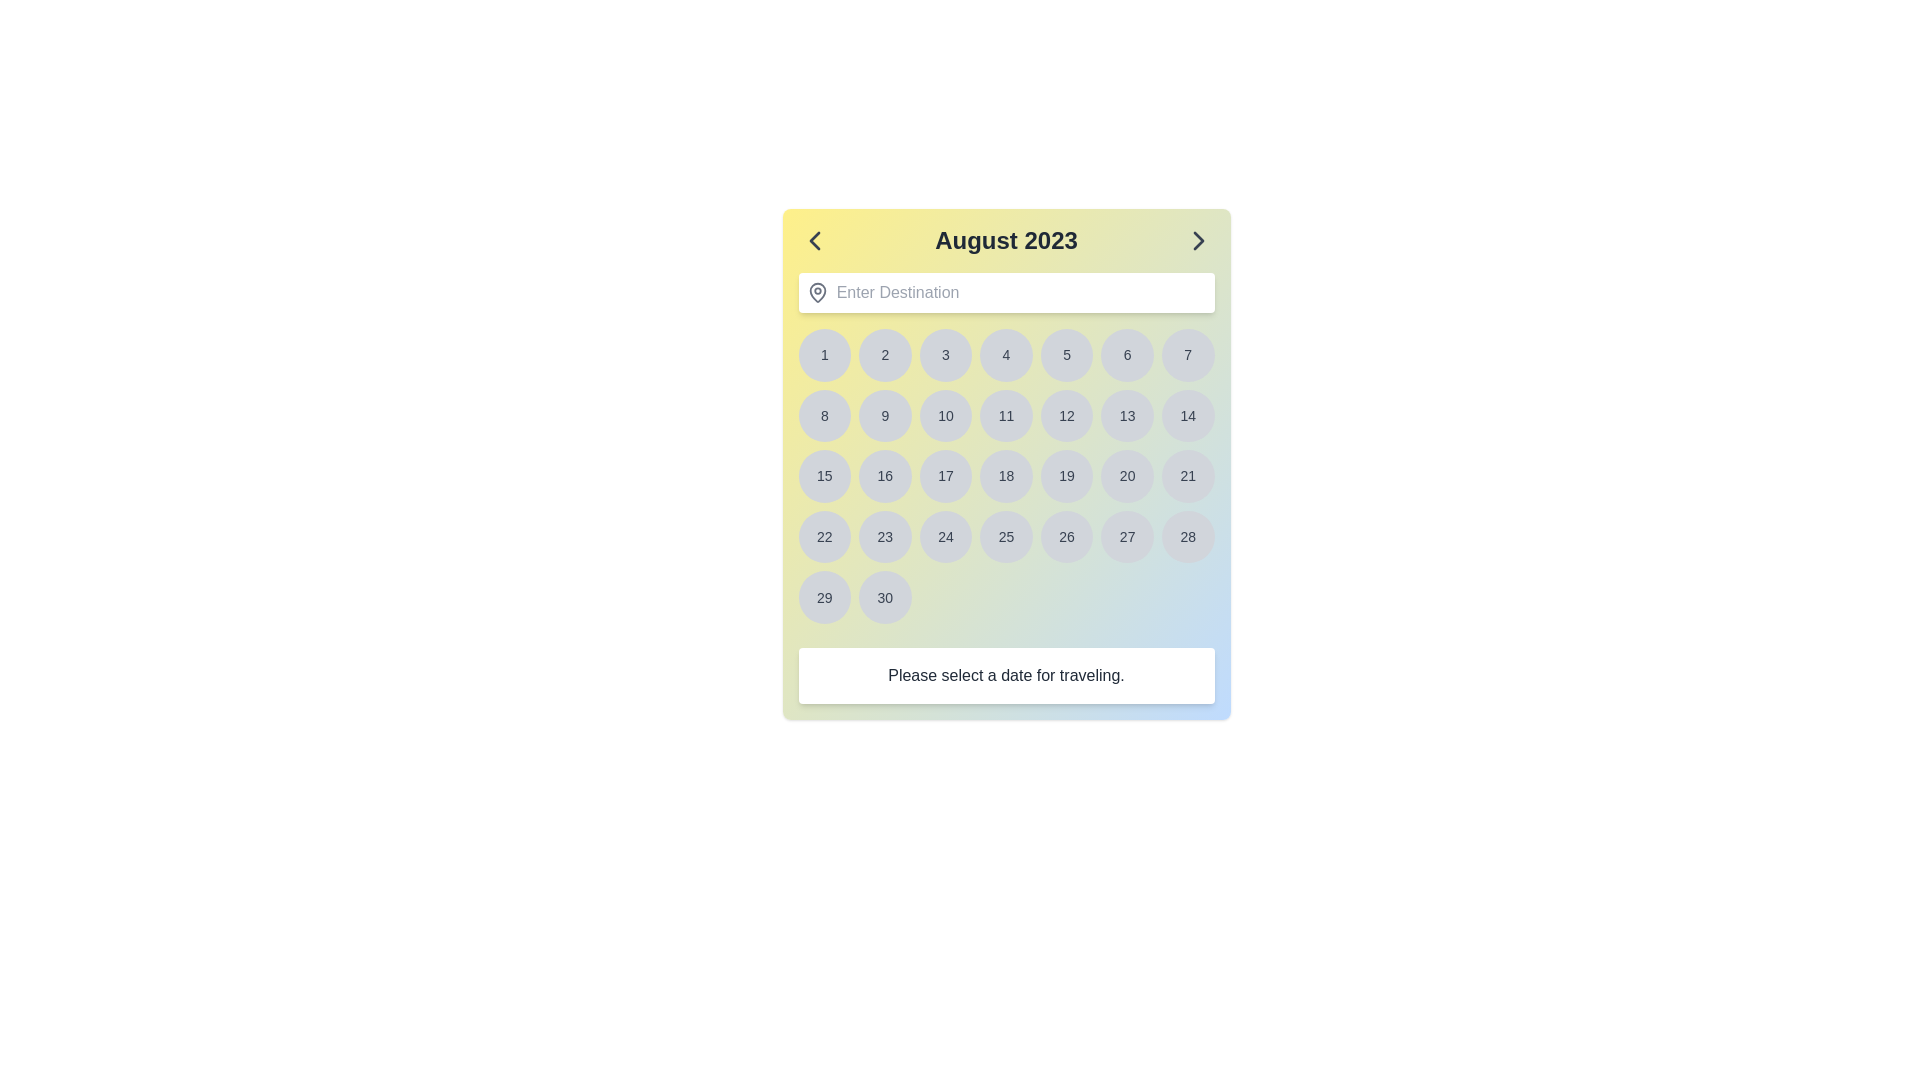  What do you see at coordinates (884, 414) in the screenshot?
I see `the circular button with a grey background displaying the number '9'` at bounding box center [884, 414].